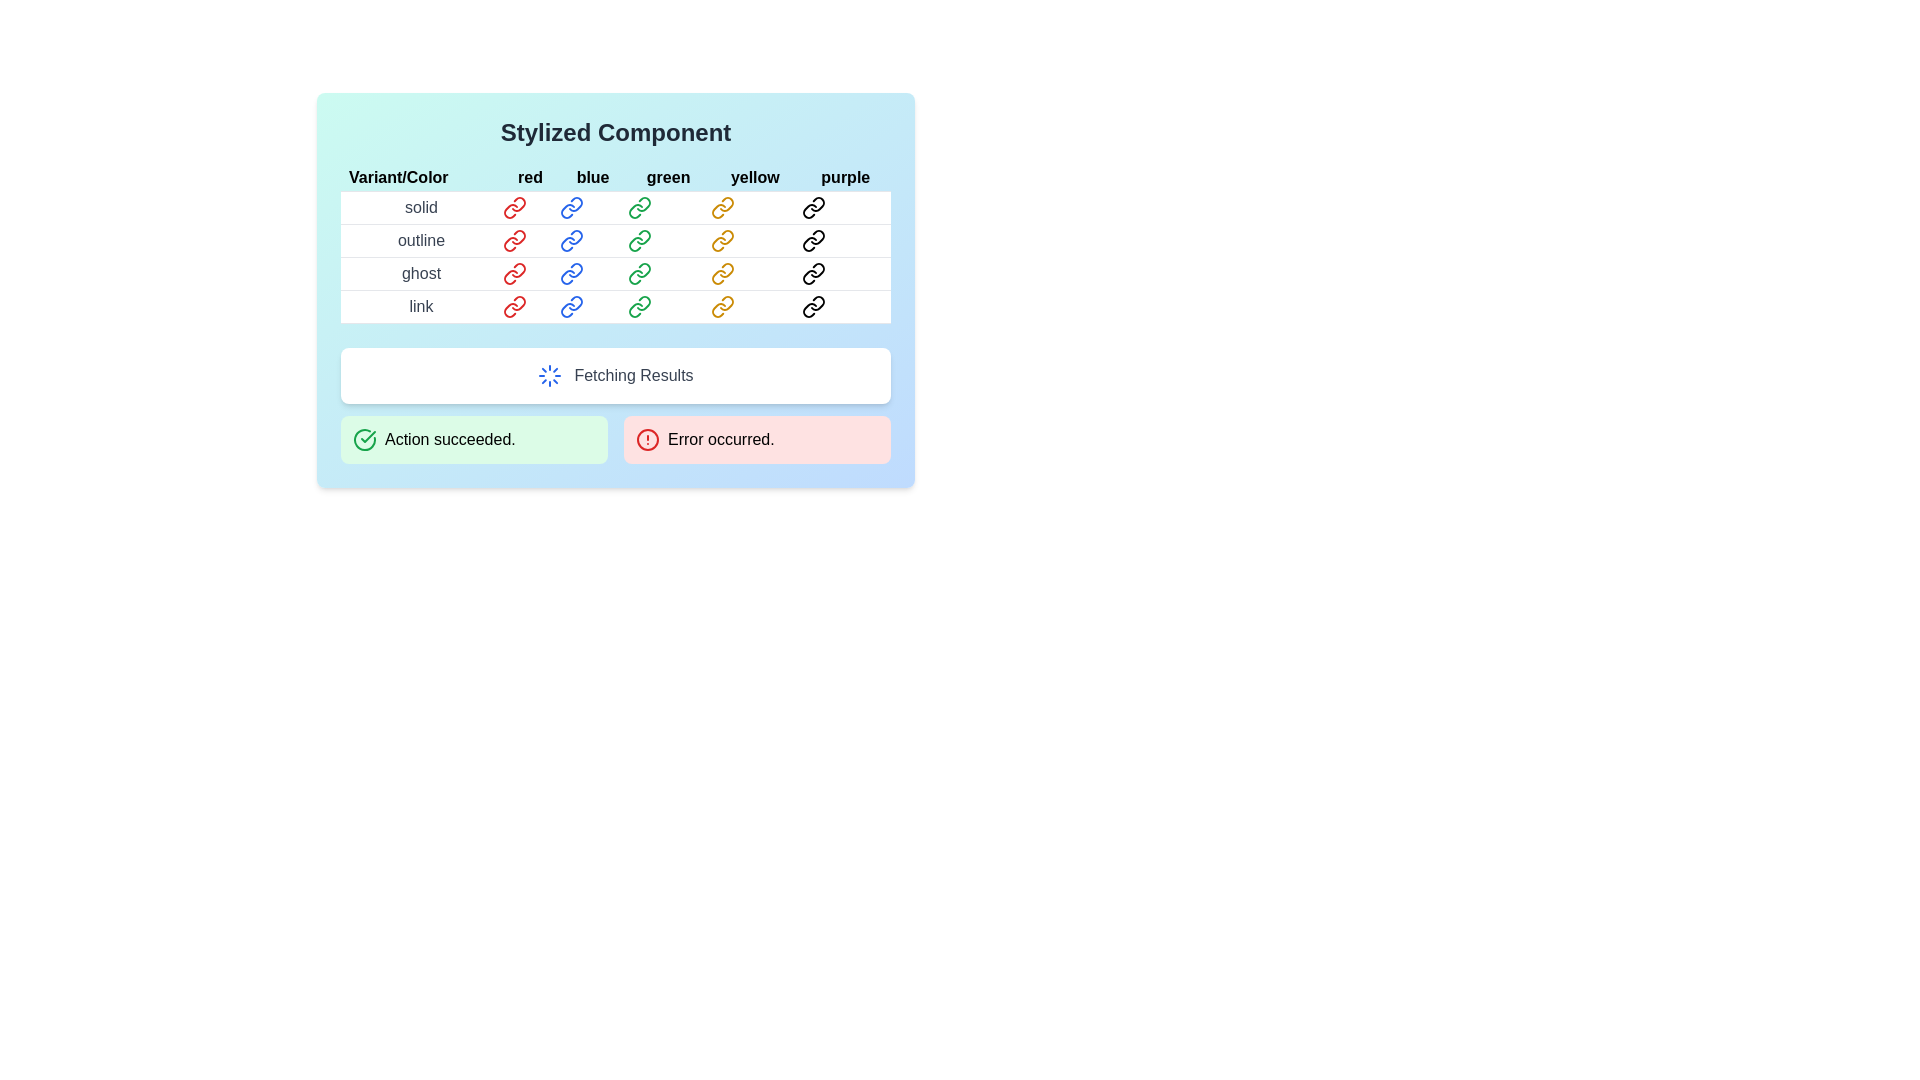 The height and width of the screenshot is (1080, 1920). I want to click on the Icon button or hyperlink representing the 'ghost green' resource to change its appearance, so click(640, 273).